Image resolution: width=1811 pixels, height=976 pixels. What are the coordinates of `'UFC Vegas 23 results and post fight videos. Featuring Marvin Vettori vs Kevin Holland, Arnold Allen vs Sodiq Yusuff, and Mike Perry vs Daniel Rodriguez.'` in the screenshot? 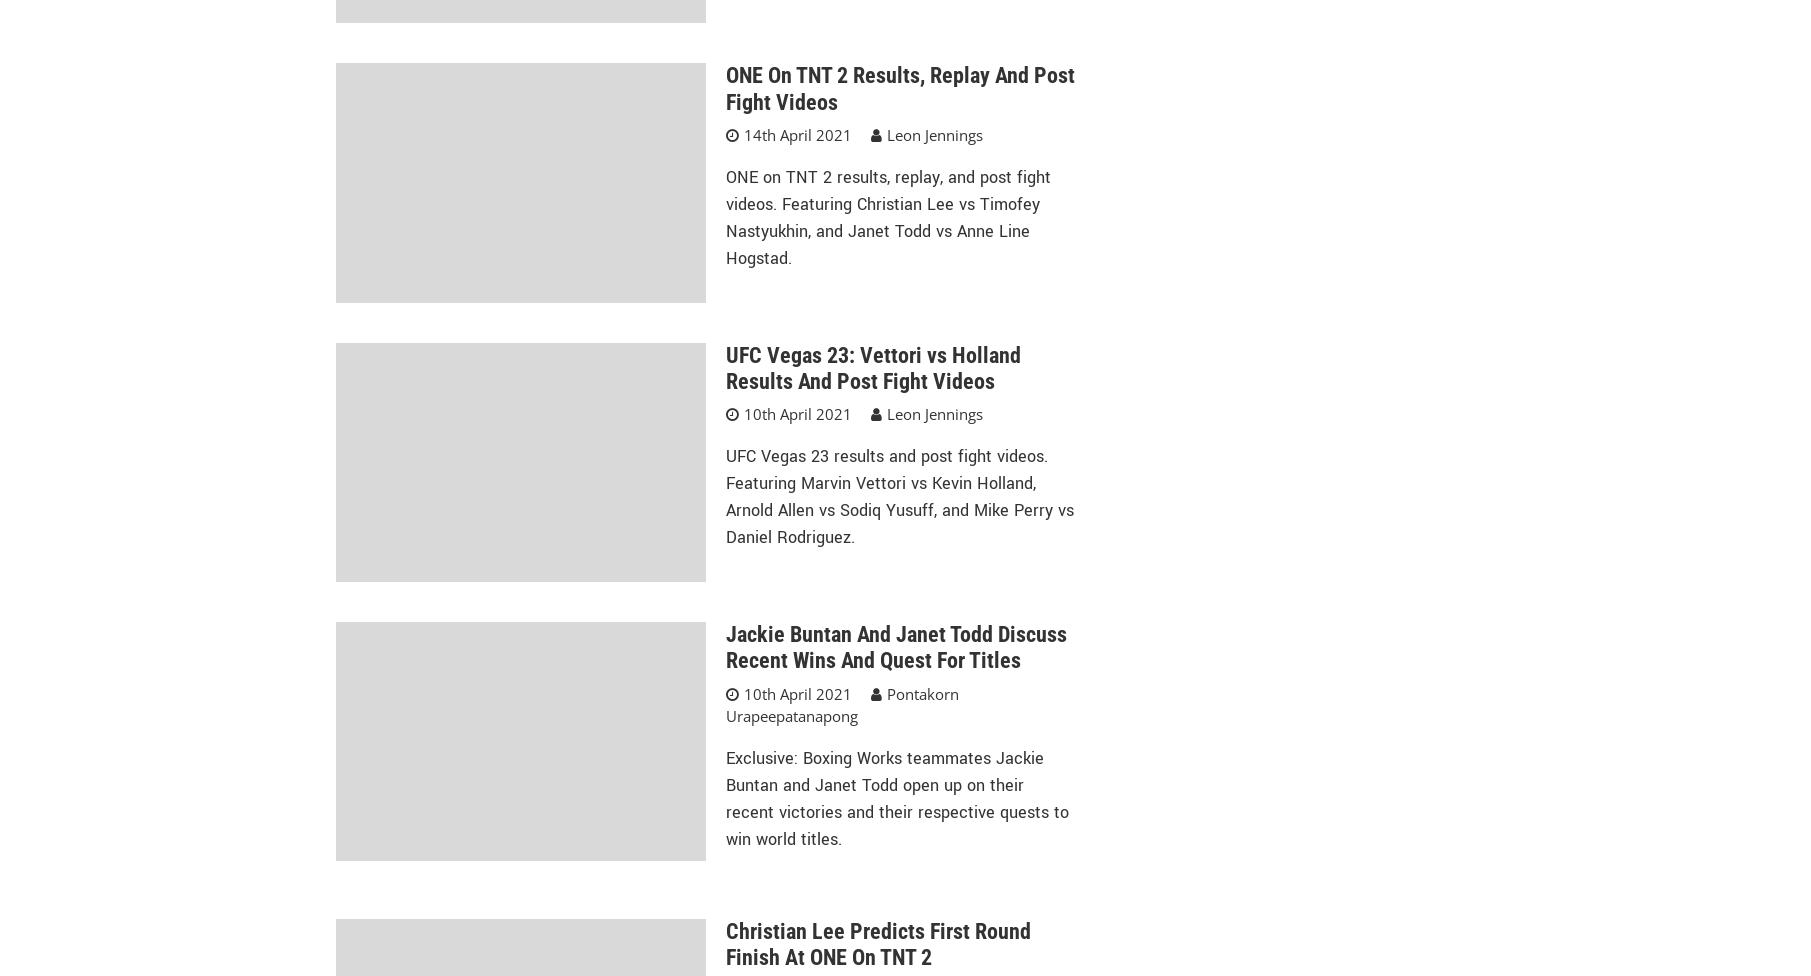 It's located at (898, 496).